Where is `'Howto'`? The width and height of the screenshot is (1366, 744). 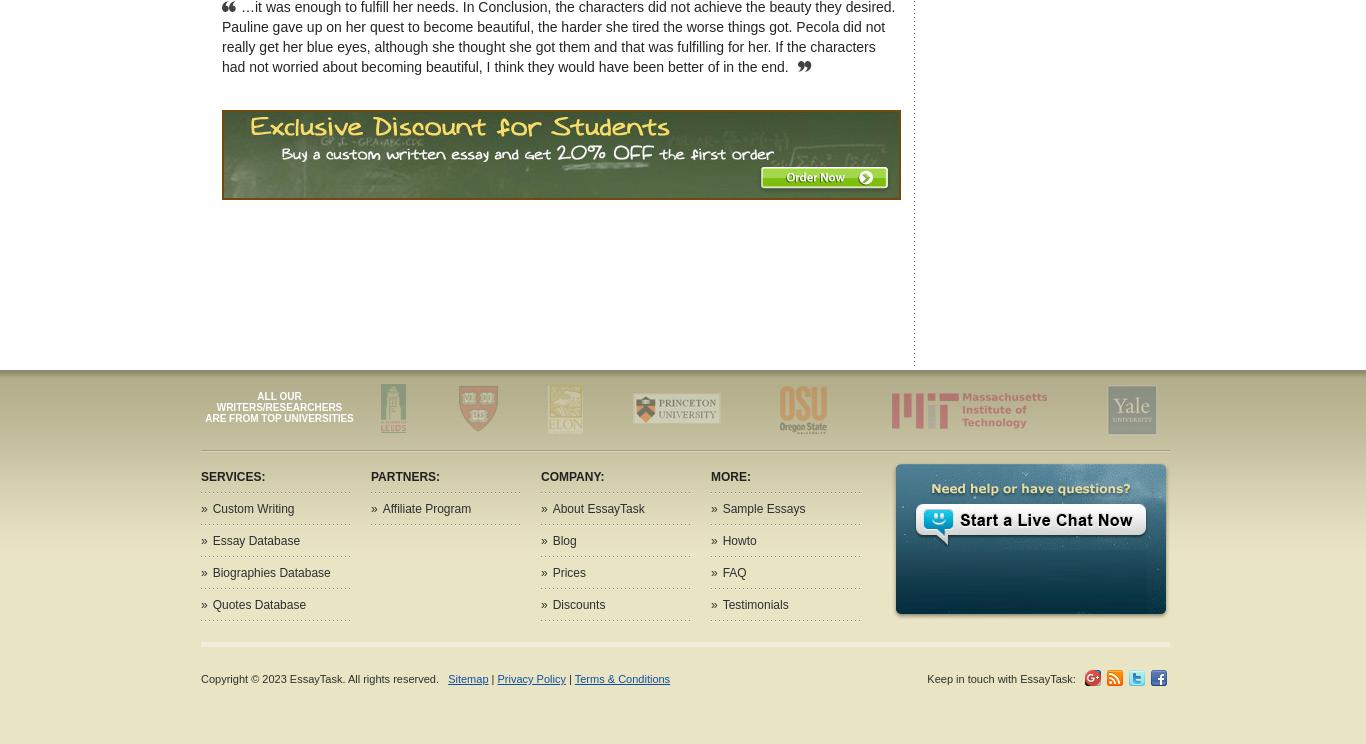
'Howto' is located at coordinates (739, 540).